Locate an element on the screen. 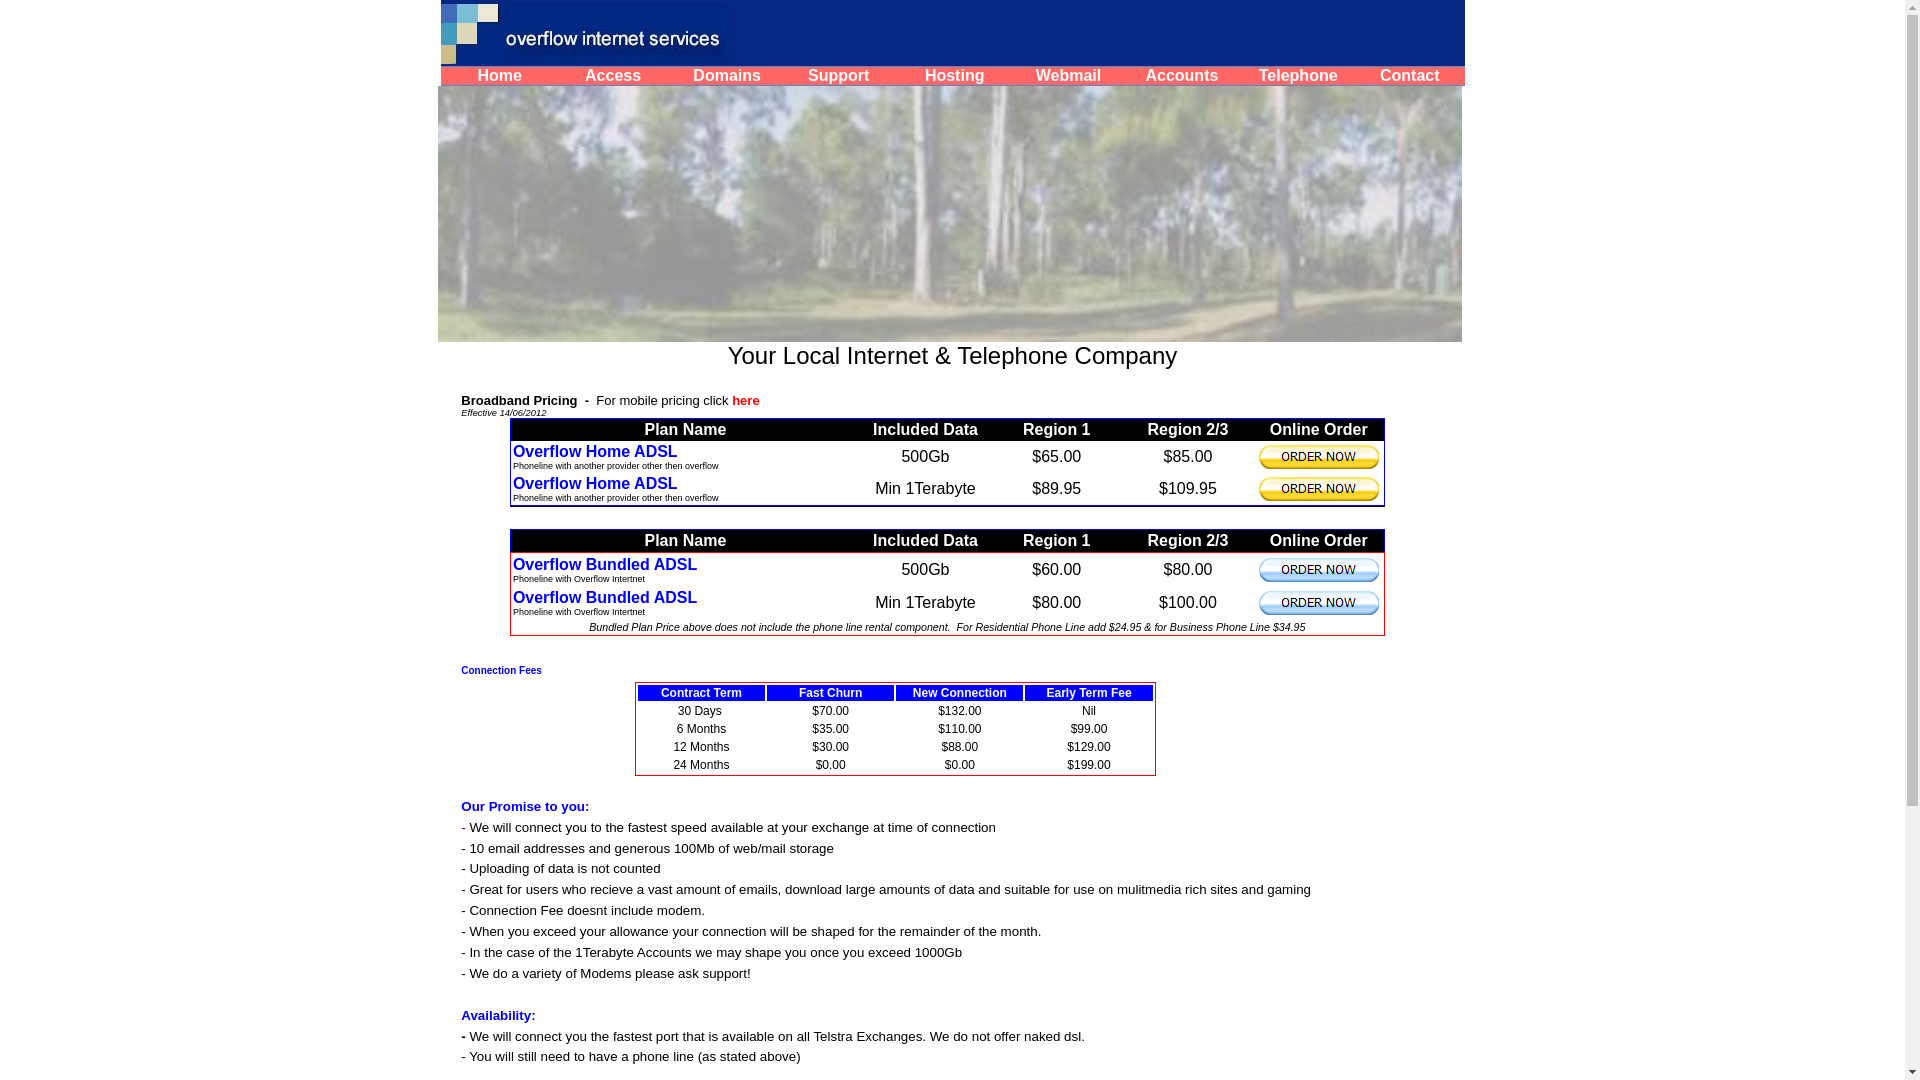  'Access' is located at coordinates (584, 75).